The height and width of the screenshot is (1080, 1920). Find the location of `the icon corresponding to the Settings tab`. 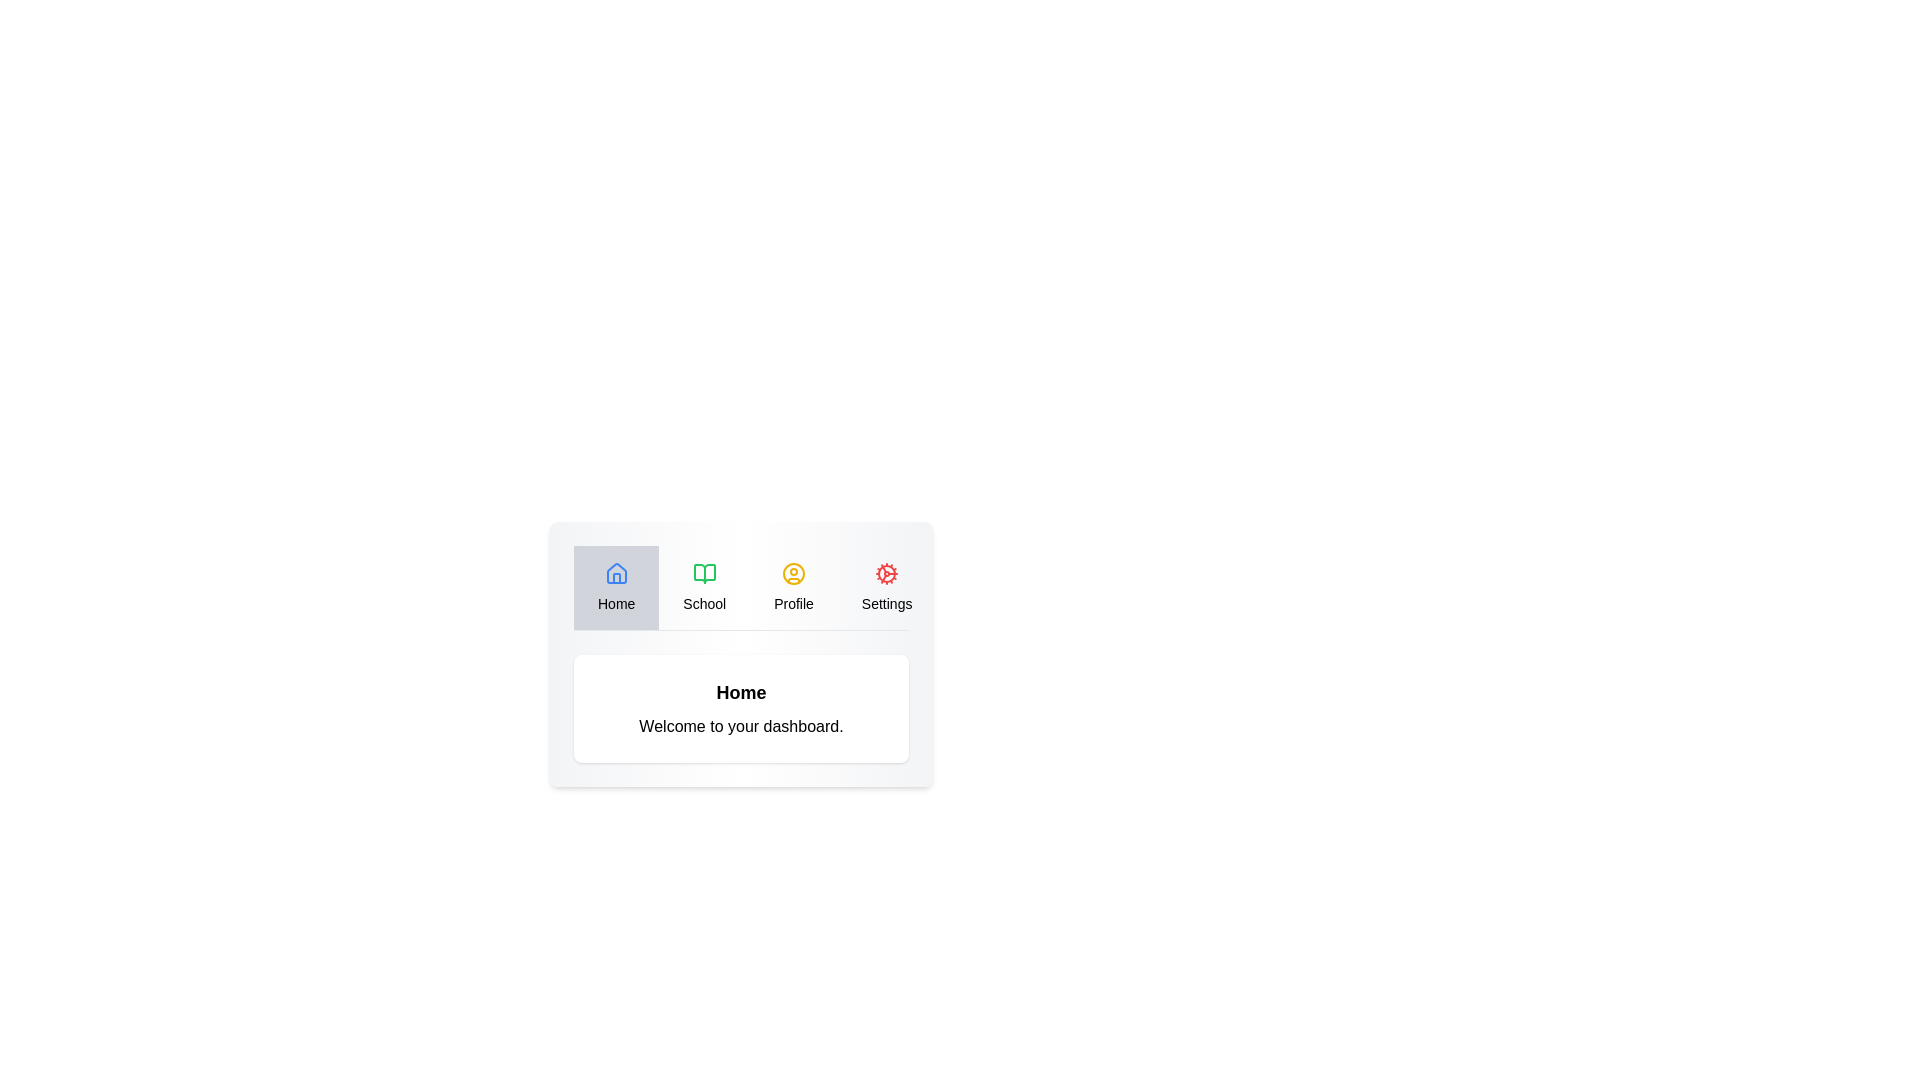

the icon corresponding to the Settings tab is located at coordinates (886, 574).